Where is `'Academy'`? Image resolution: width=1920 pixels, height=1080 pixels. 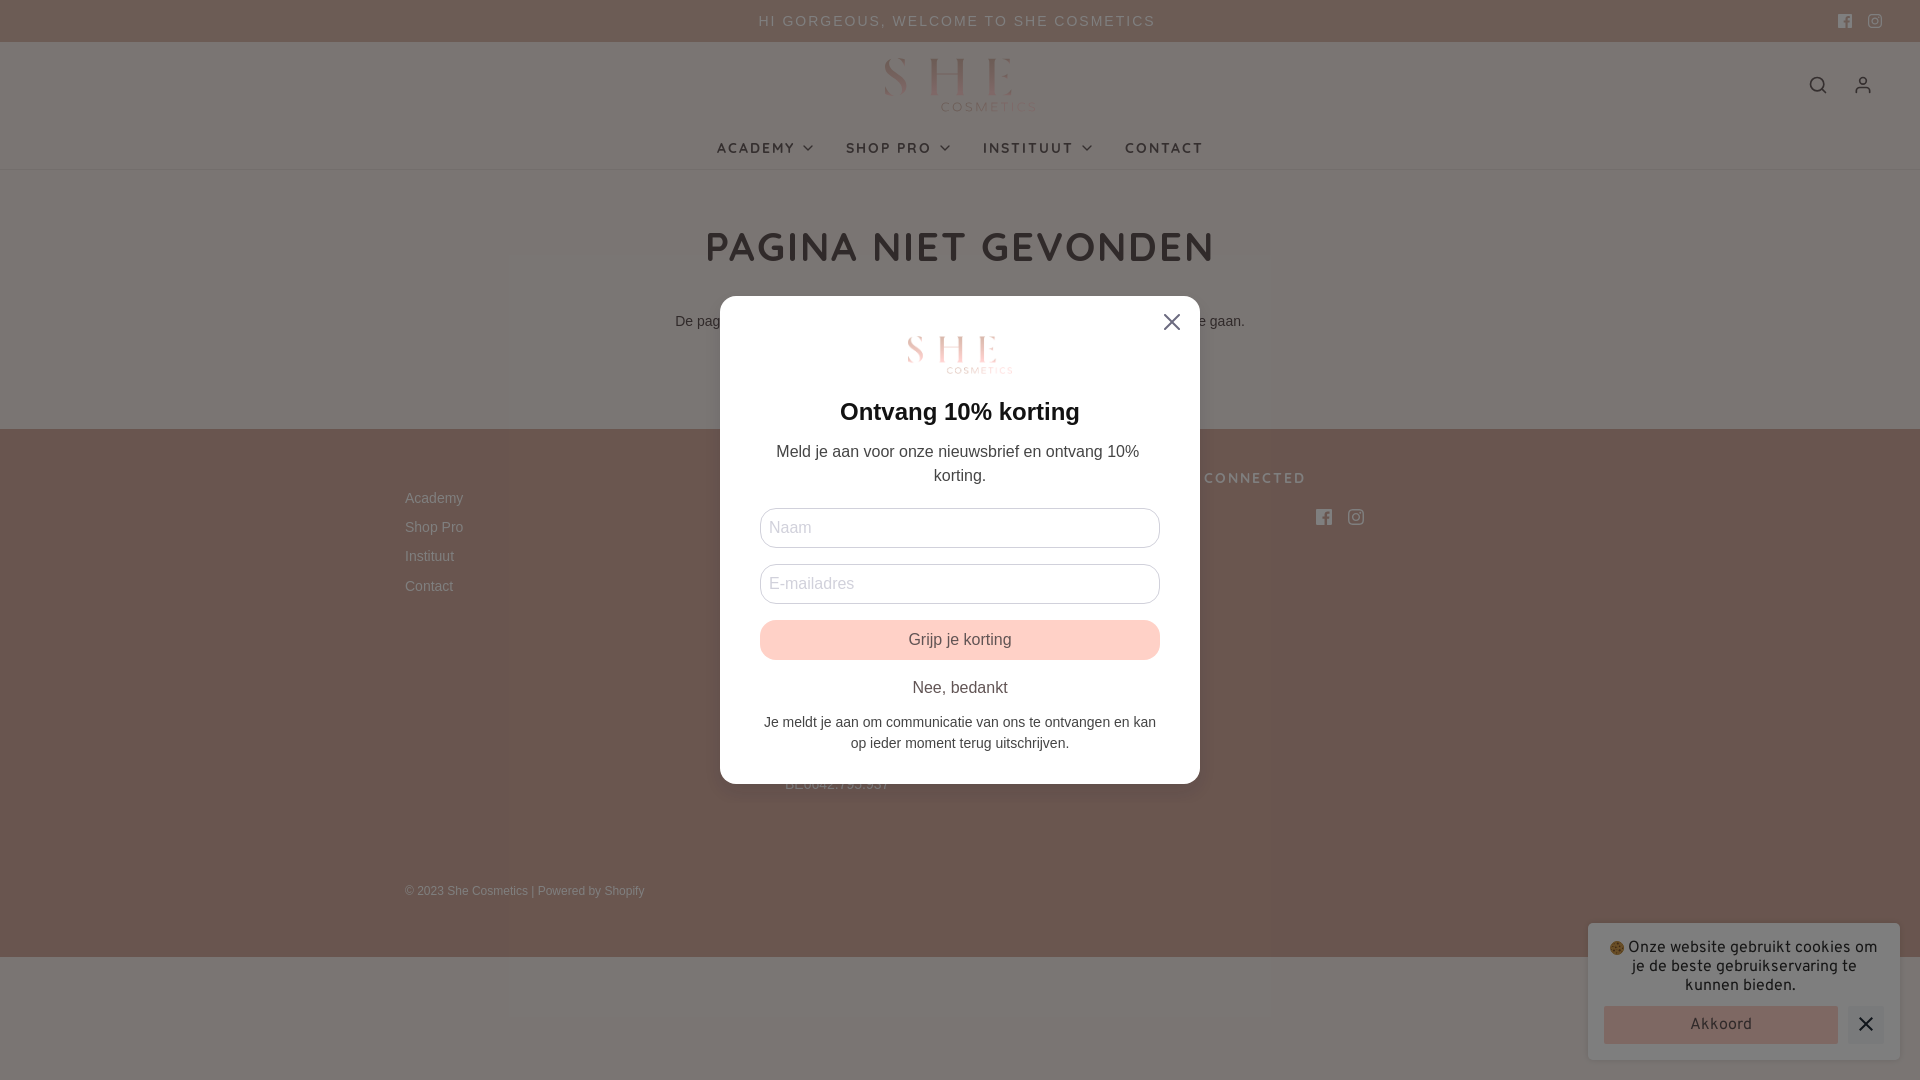 'Academy' is located at coordinates (432, 499).